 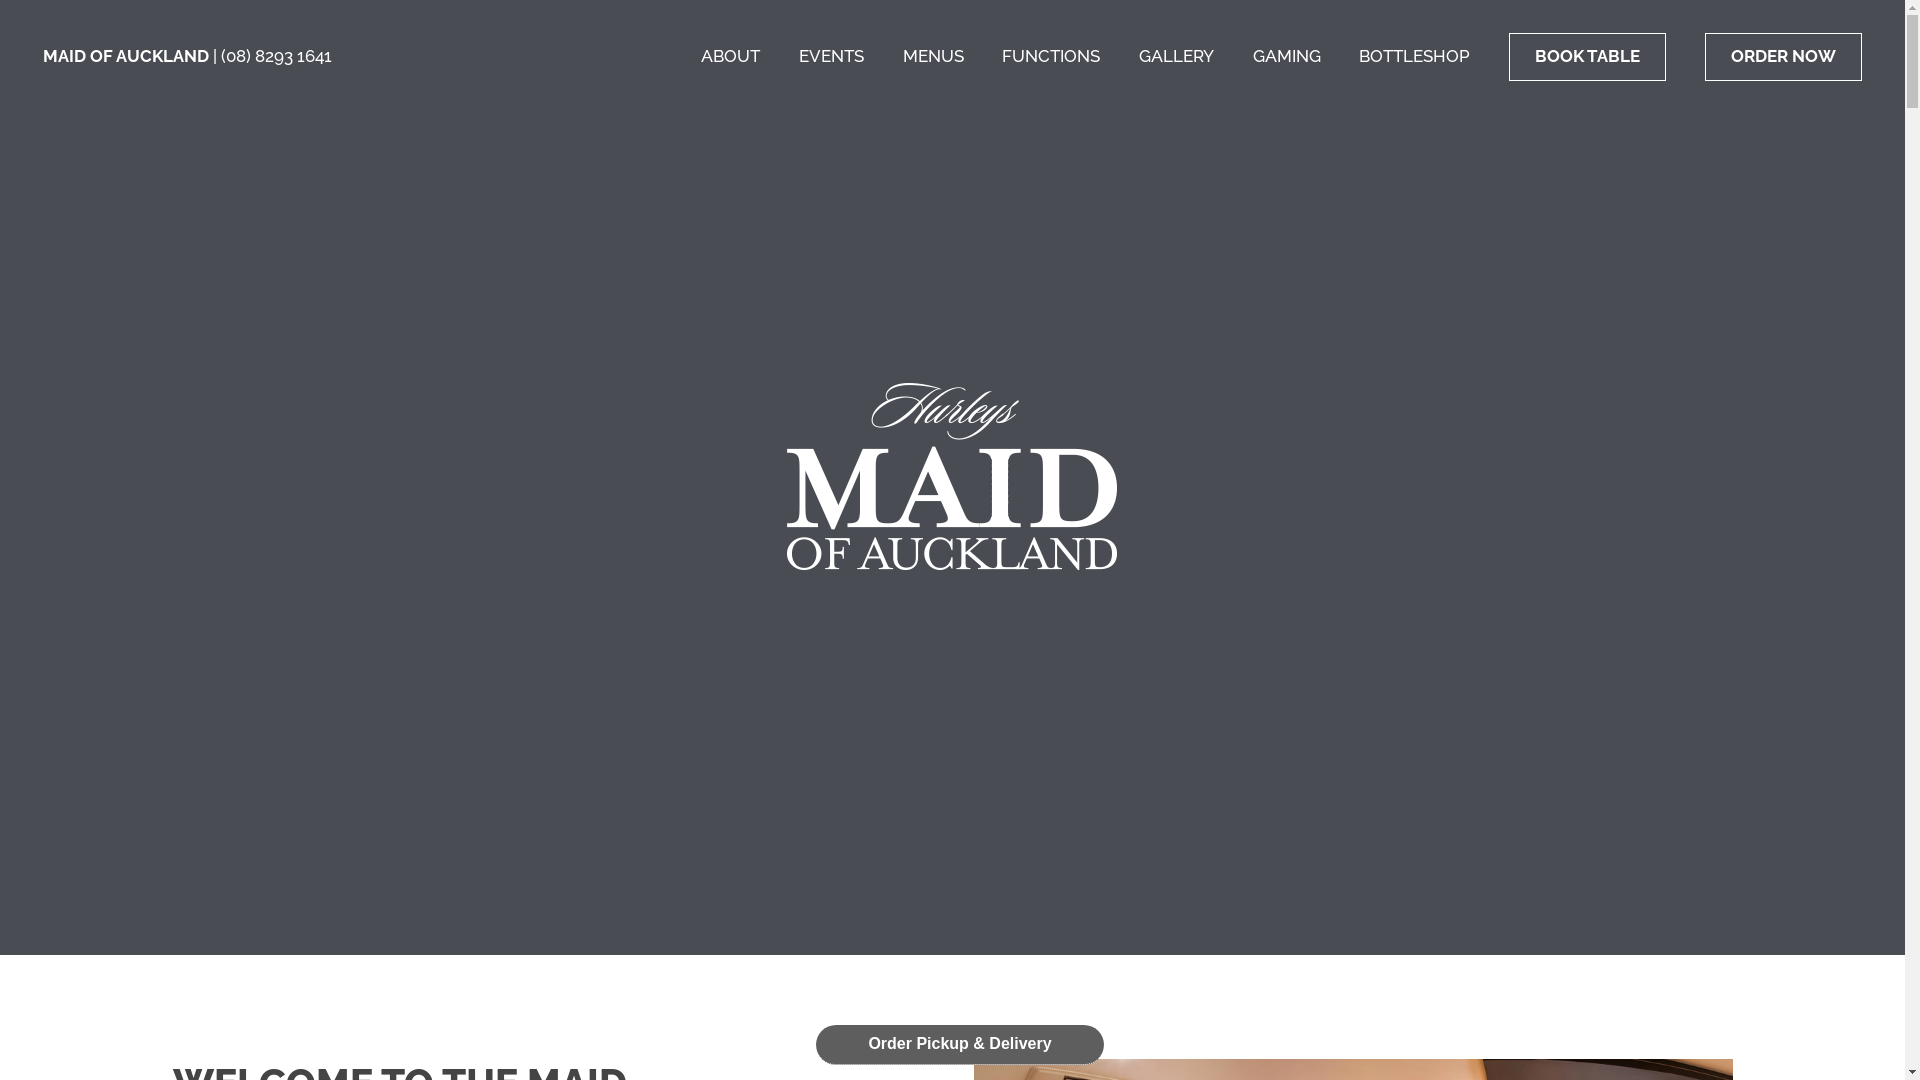 I want to click on 'MENUS', so click(x=901, y=55).